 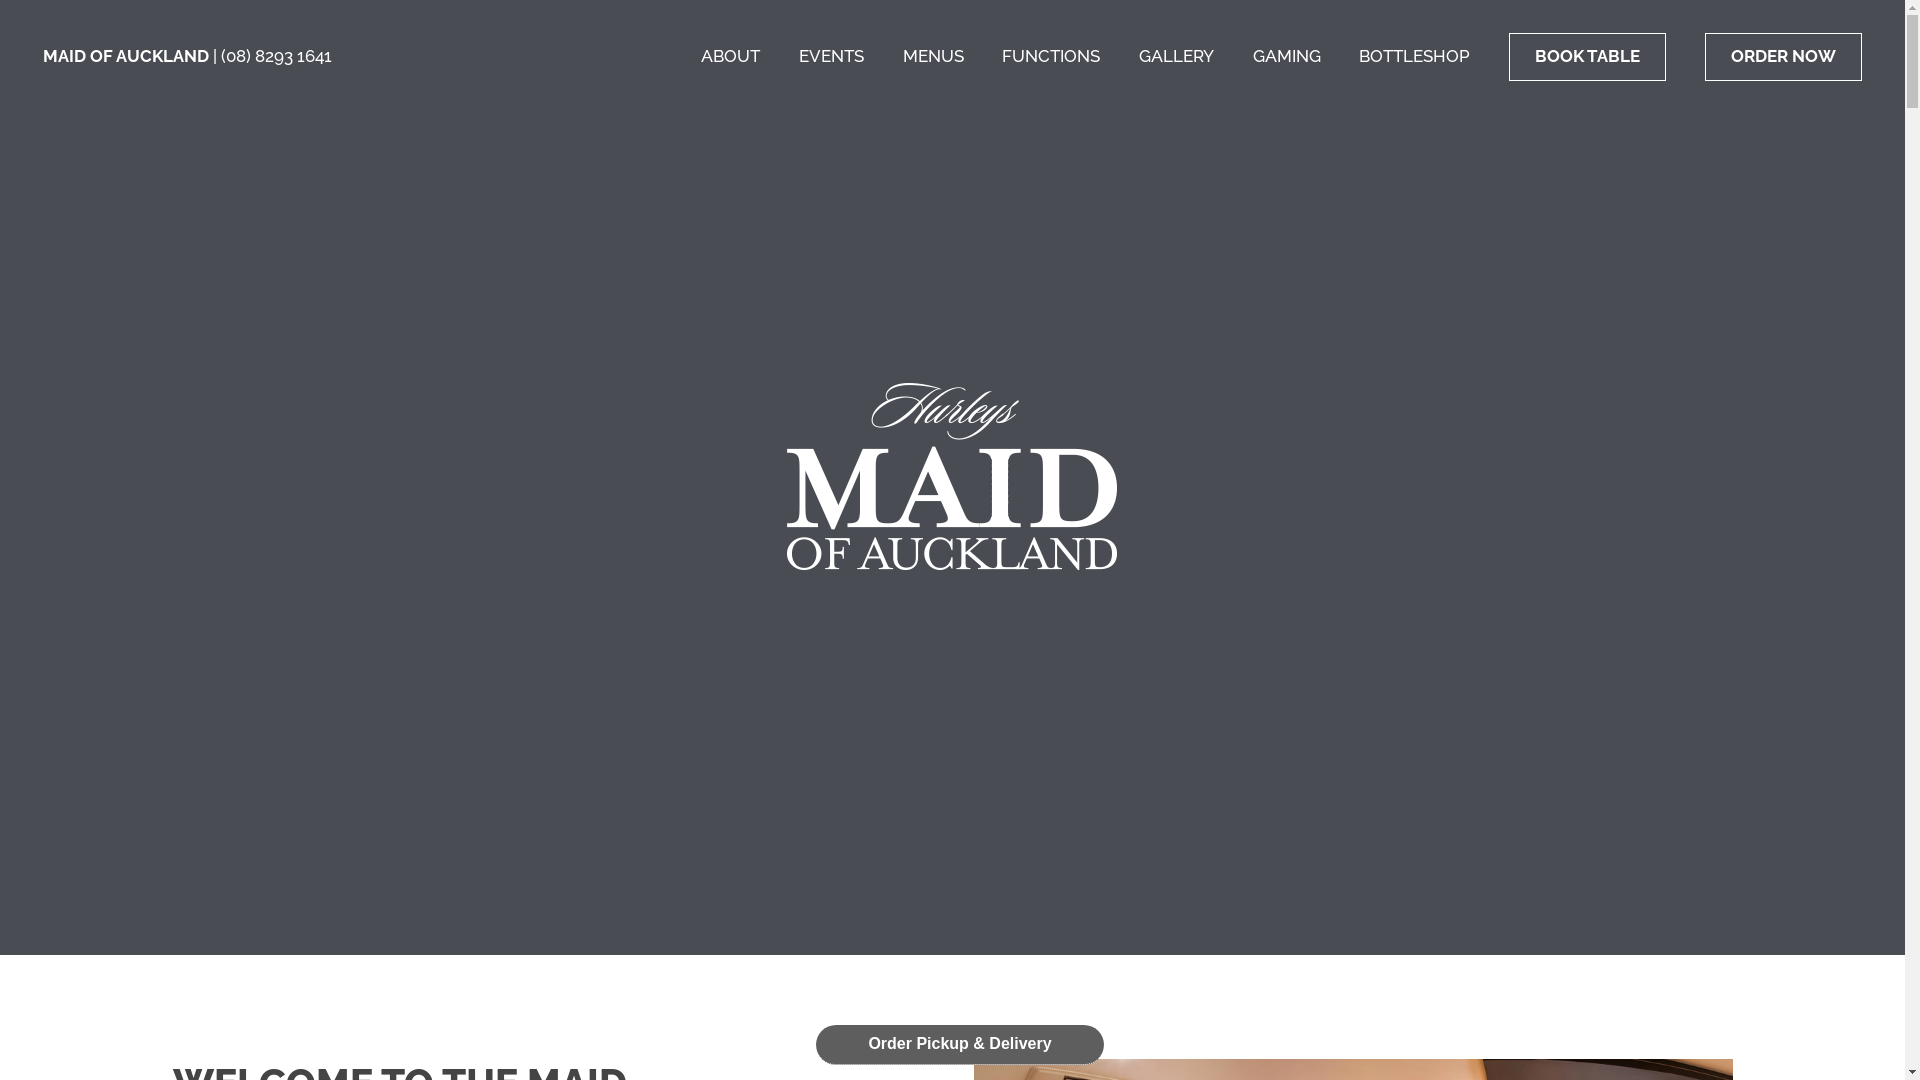 I want to click on 'MENUS', so click(x=901, y=55).